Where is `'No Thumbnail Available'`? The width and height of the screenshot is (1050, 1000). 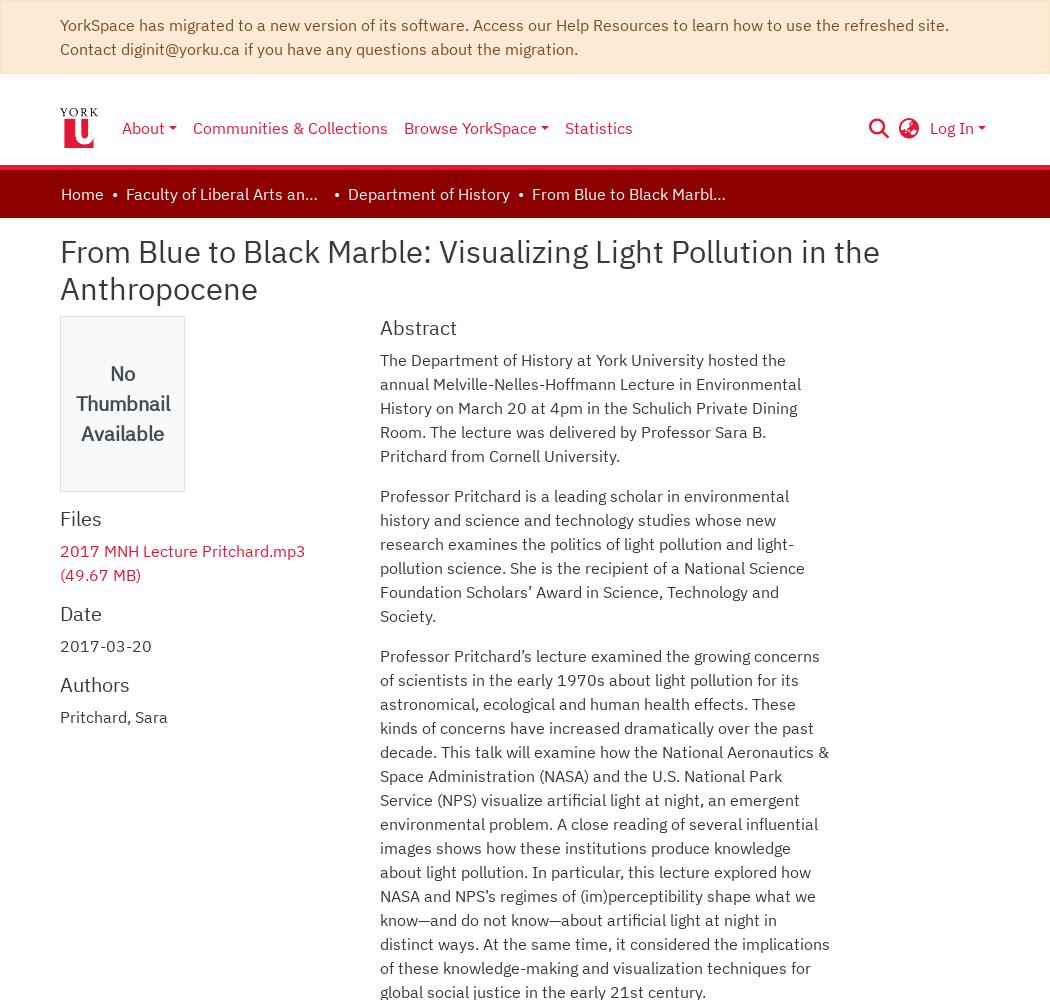
'No Thumbnail Available' is located at coordinates (121, 402).